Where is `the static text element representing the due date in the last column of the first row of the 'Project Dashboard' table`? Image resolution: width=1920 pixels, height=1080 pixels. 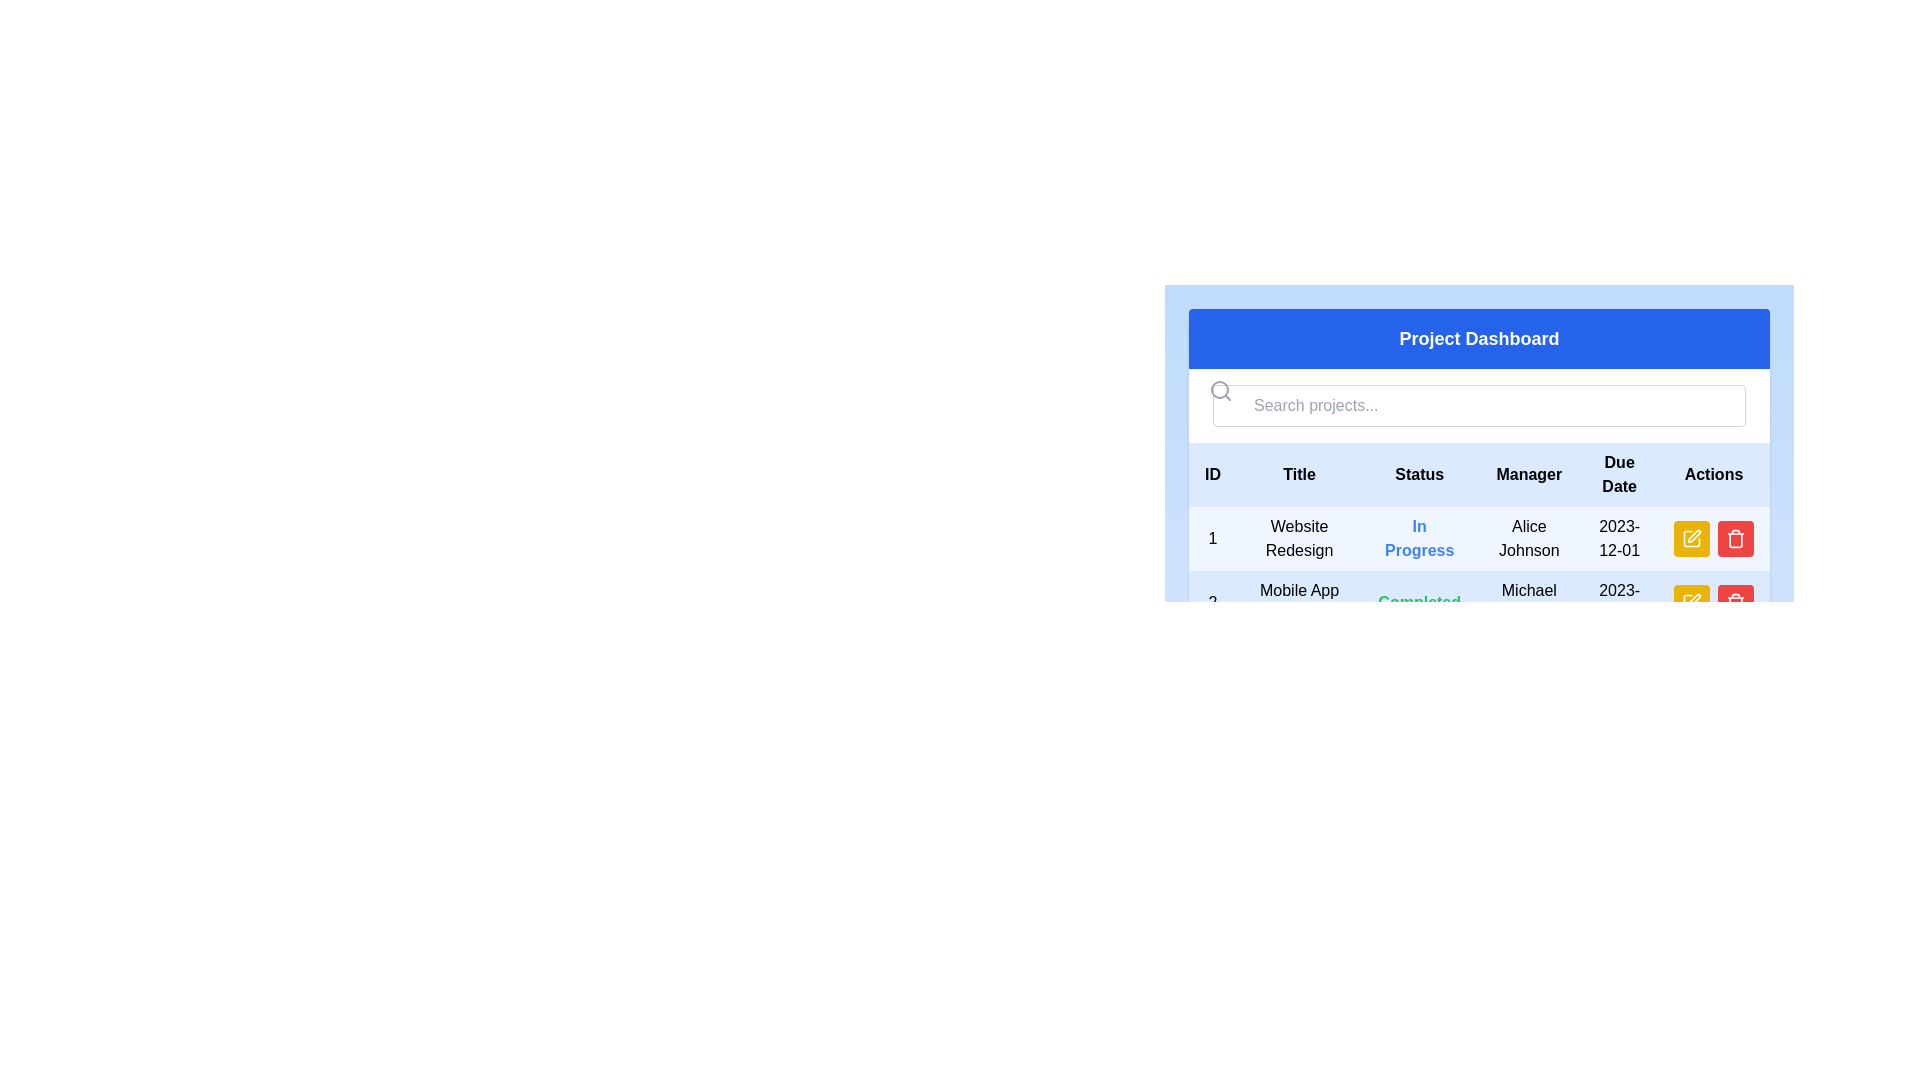
the static text element representing the due date in the last column of the first row of the 'Project Dashboard' table is located at coordinates (1619, 538).